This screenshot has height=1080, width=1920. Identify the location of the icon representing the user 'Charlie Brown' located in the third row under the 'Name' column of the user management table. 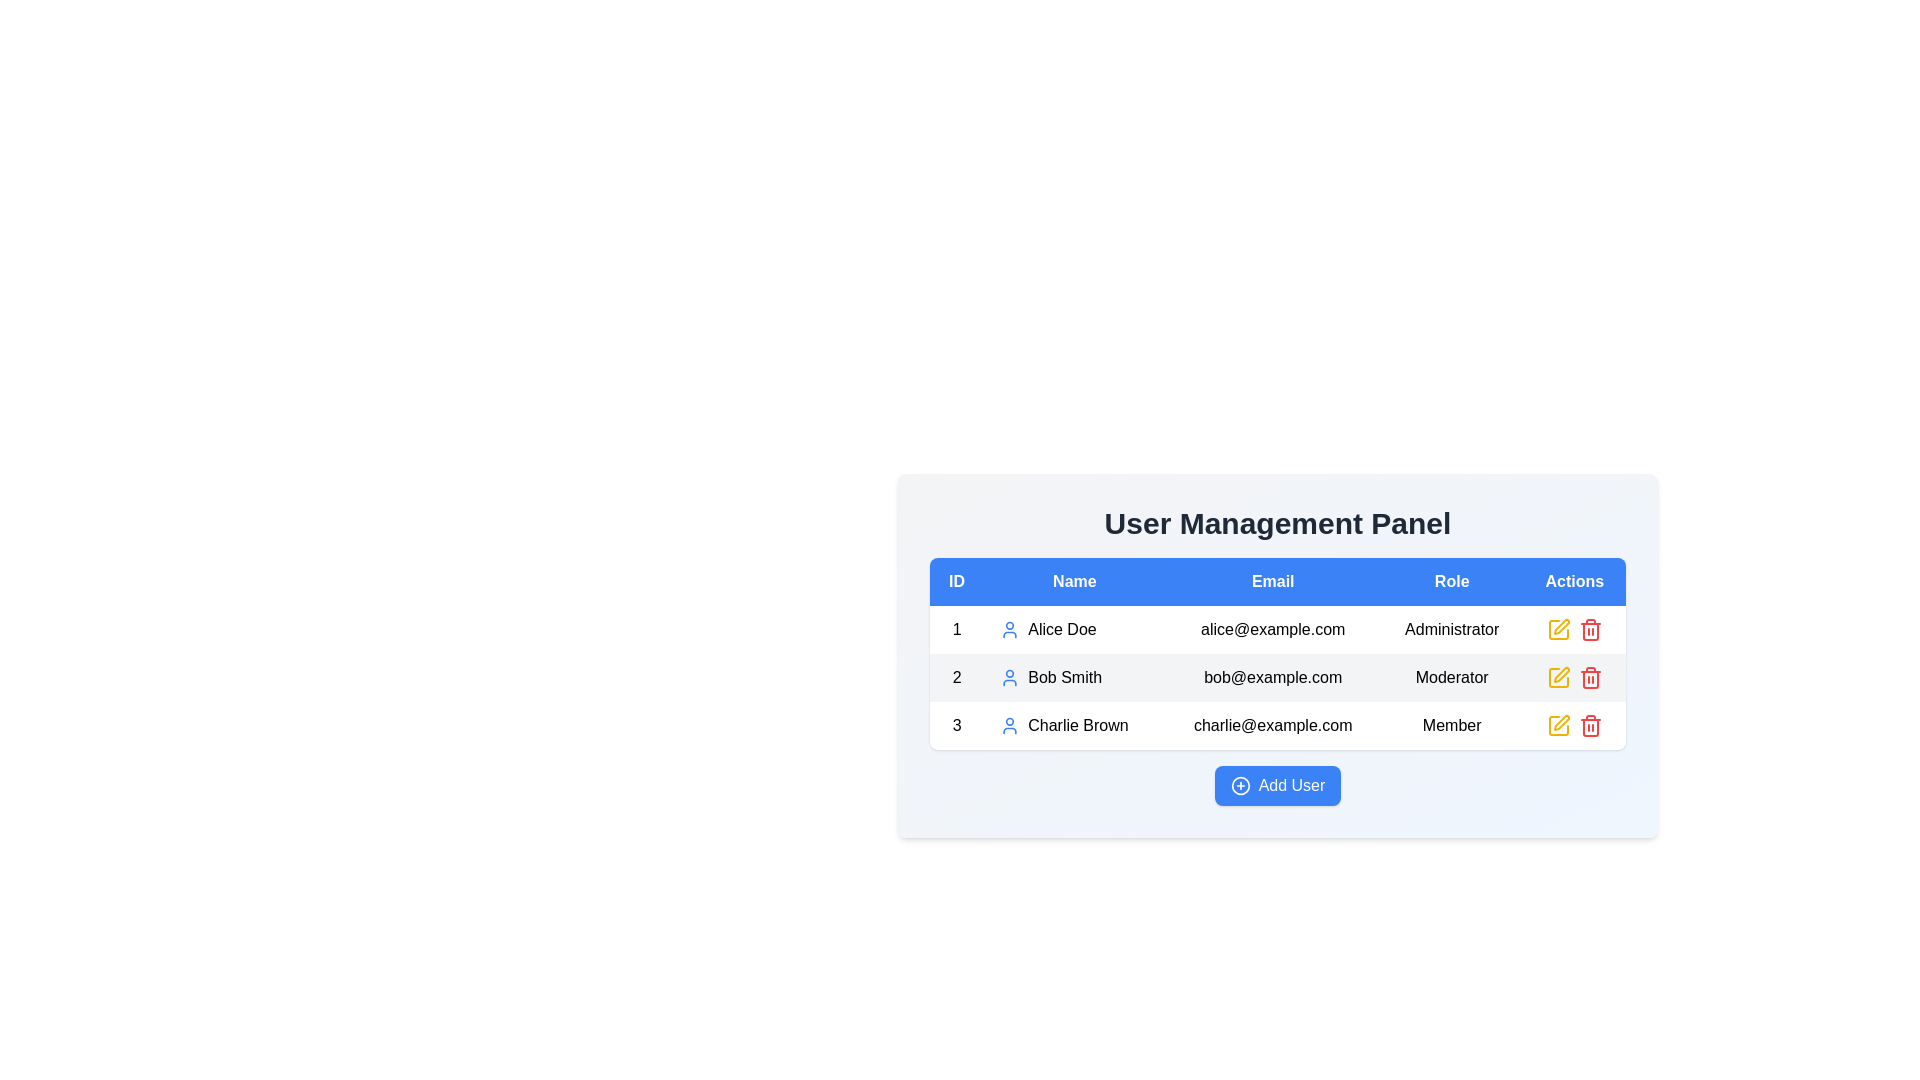
(1009, 725).